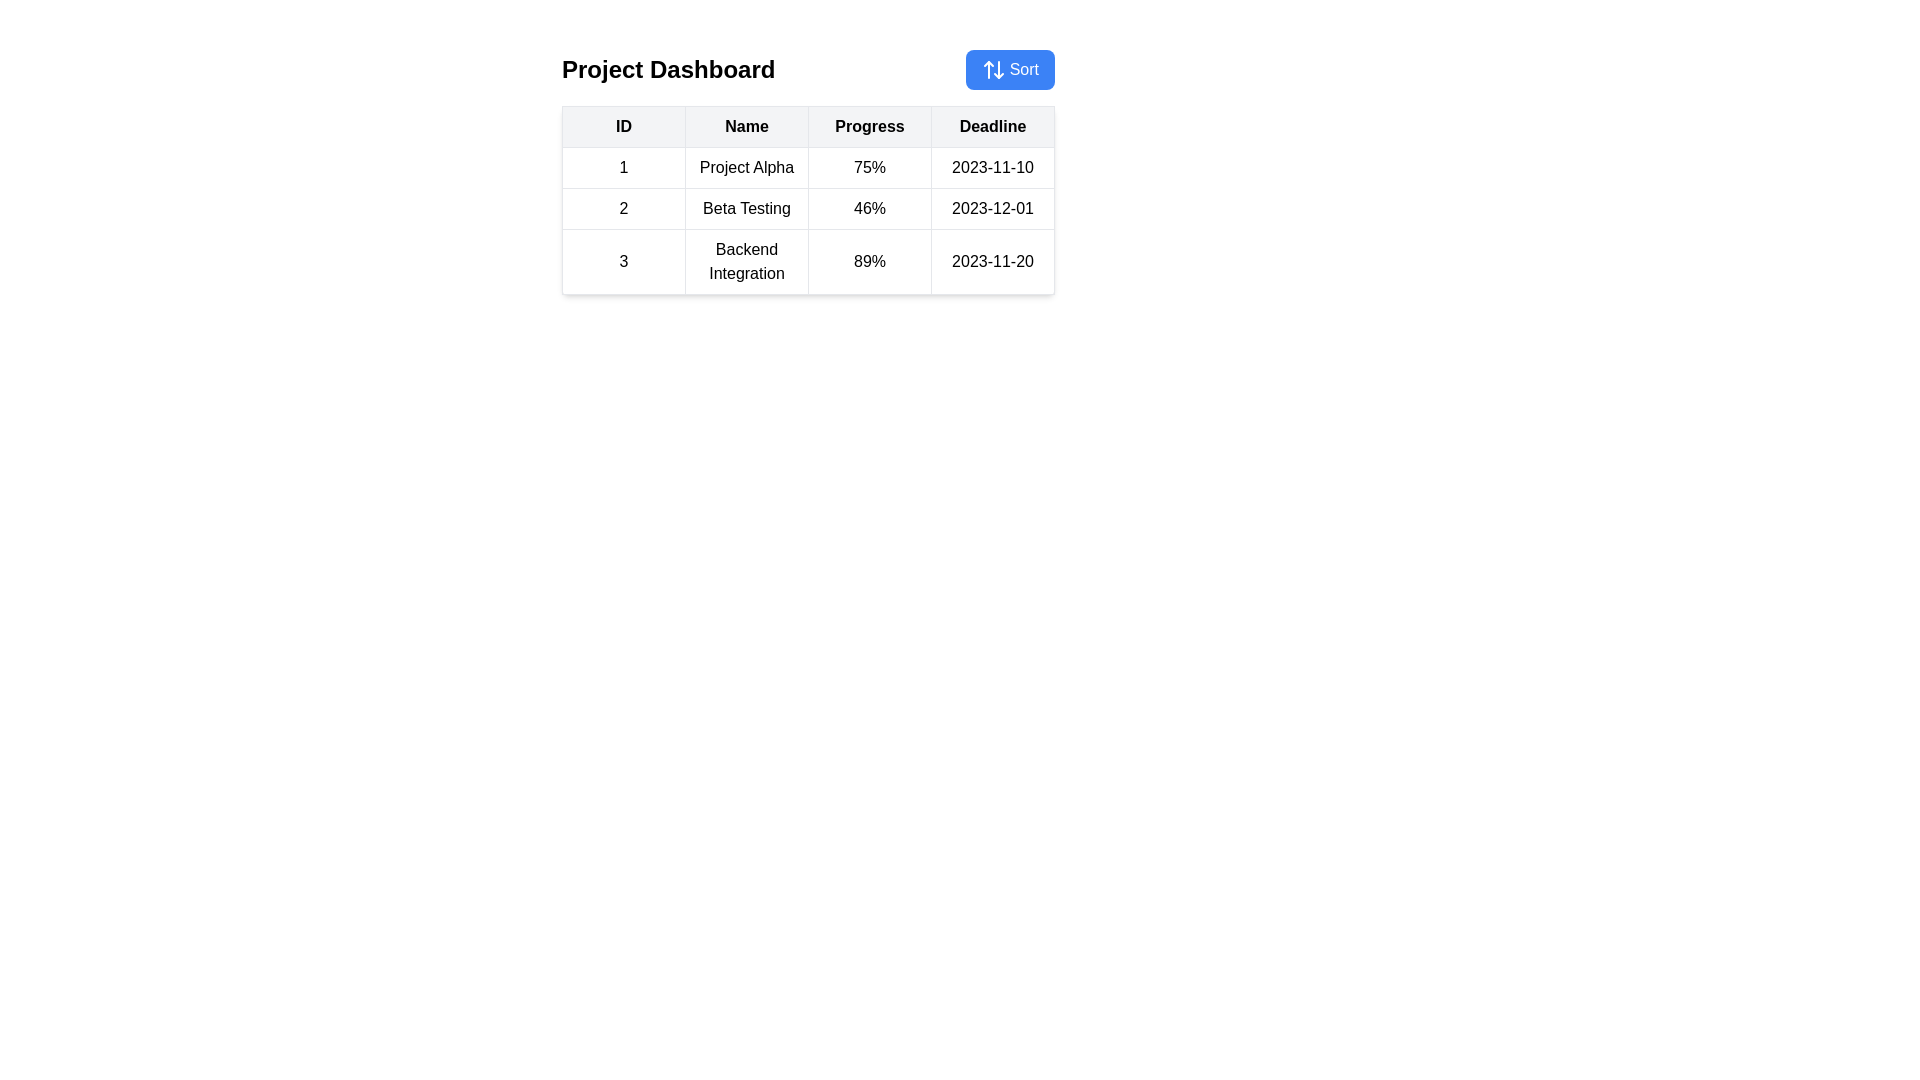 The width and height of the screenshot is (1920, 1080). What do you see at coordinates (993, 68) in the screenshot?
I see `the sorting SVG icon located within the 'Sort' button at the top-right of the Project Dashboard` at bounding box center [993, 68].